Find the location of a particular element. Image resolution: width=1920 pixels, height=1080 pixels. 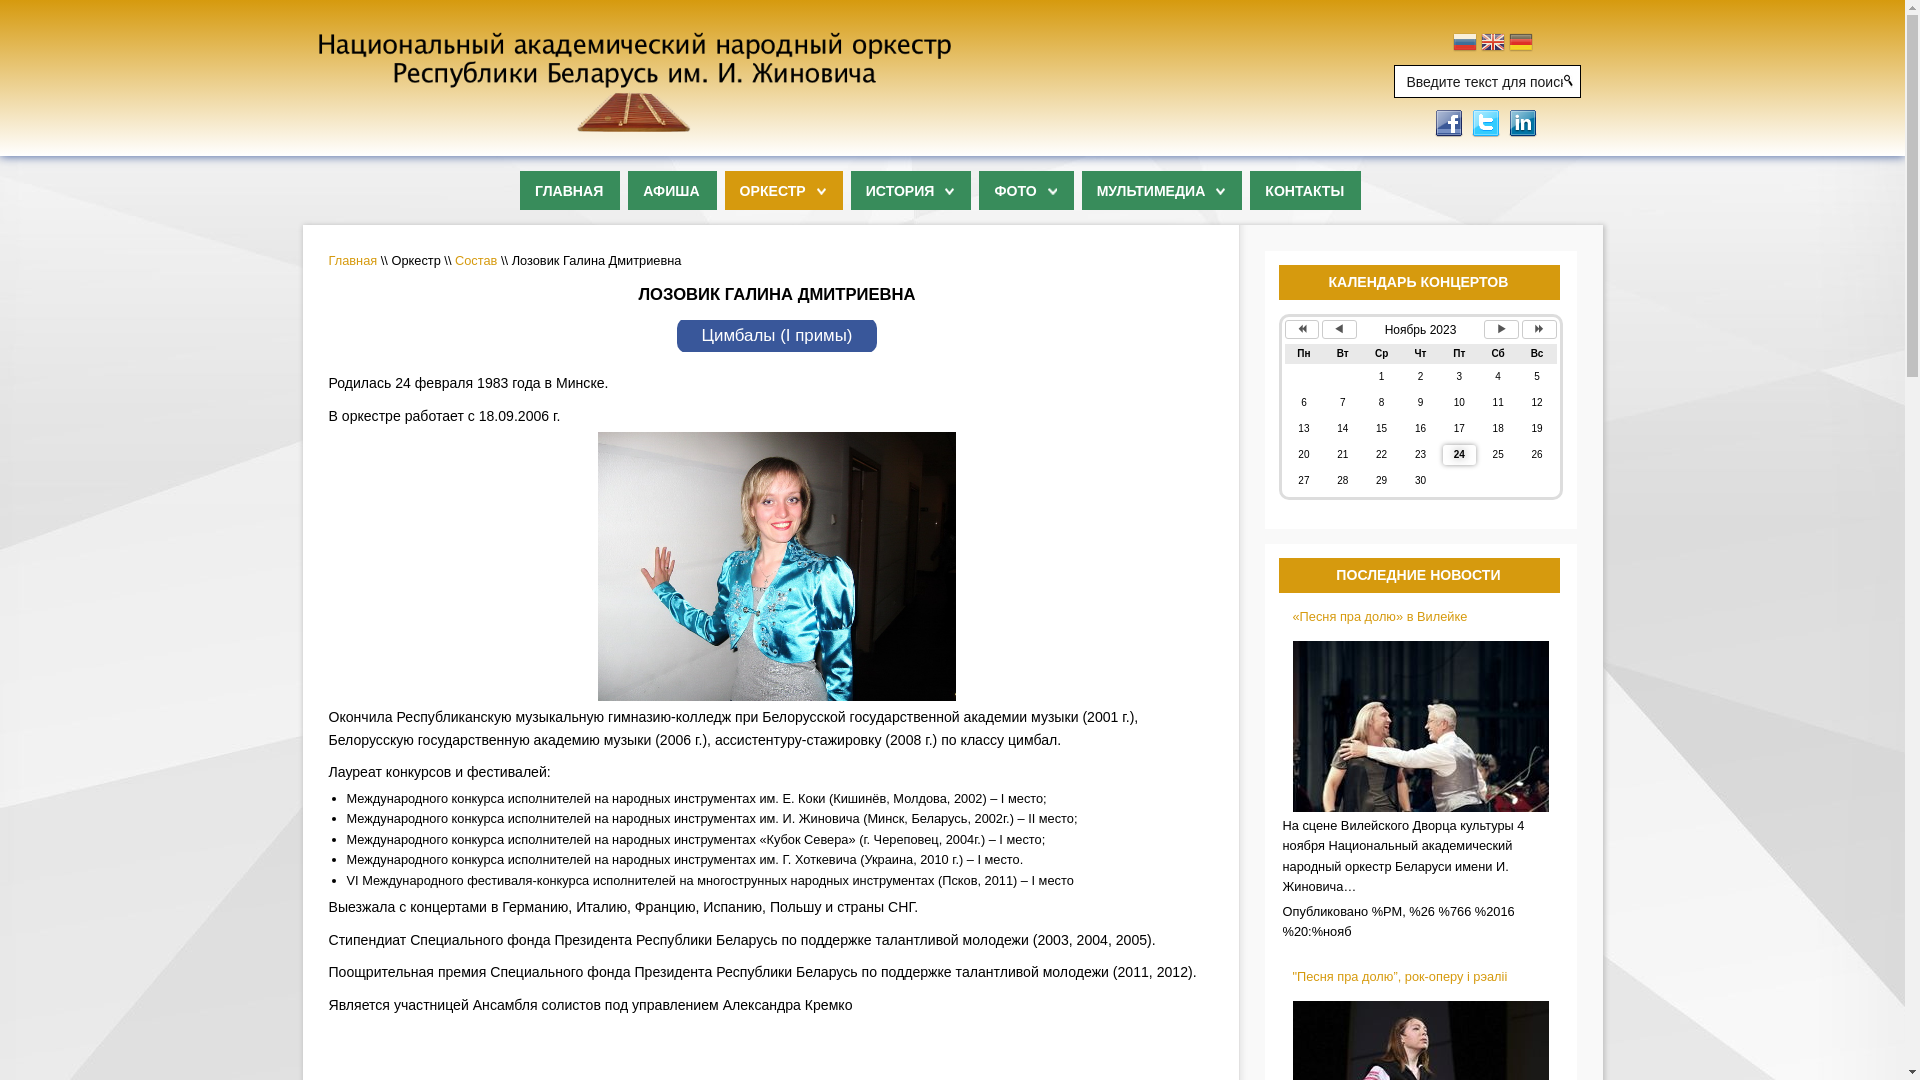

'Submit to Facebook' is located at coordinates (1448, 121).